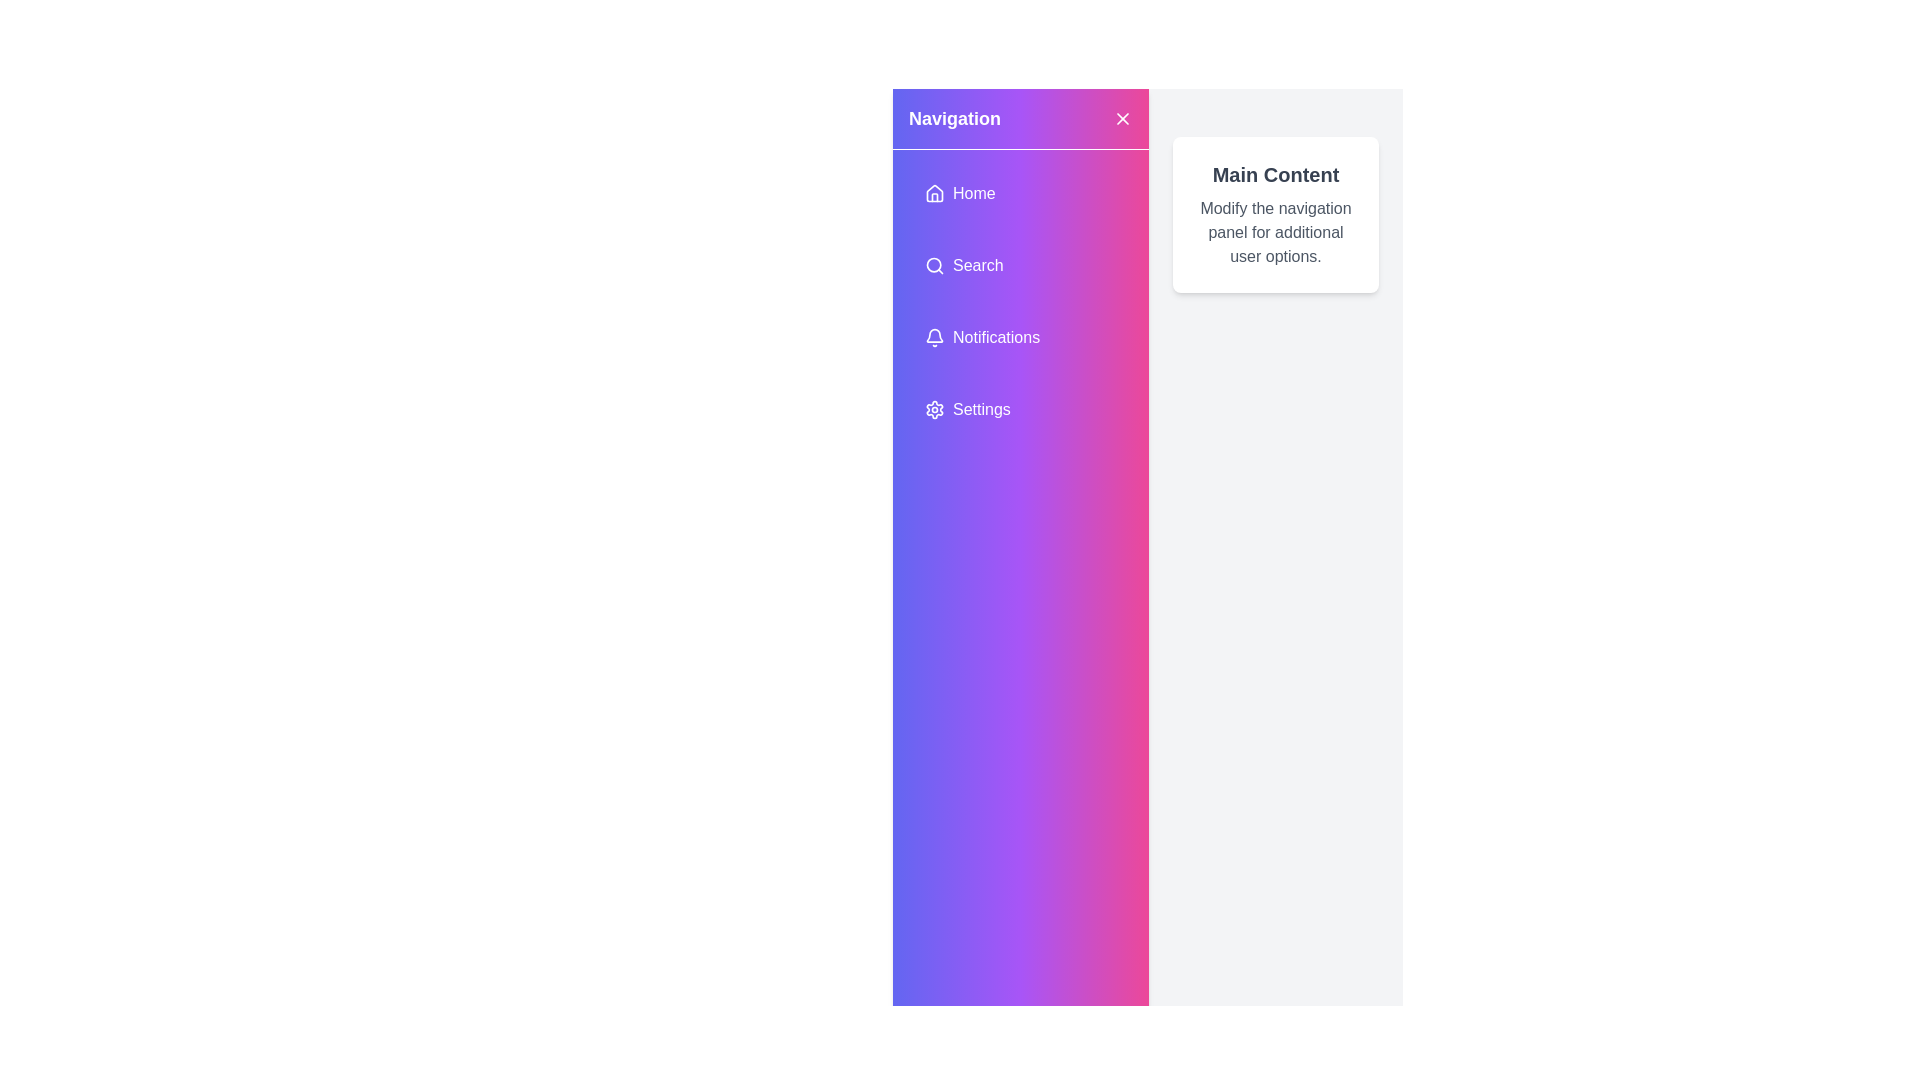 This screenshot has width=1920, height=1080. Describe the element at coordinates (996, 337) in the screenshot. I see `the 'Notifications' text label, which is in white on a gradient purple-pink background` at that location.